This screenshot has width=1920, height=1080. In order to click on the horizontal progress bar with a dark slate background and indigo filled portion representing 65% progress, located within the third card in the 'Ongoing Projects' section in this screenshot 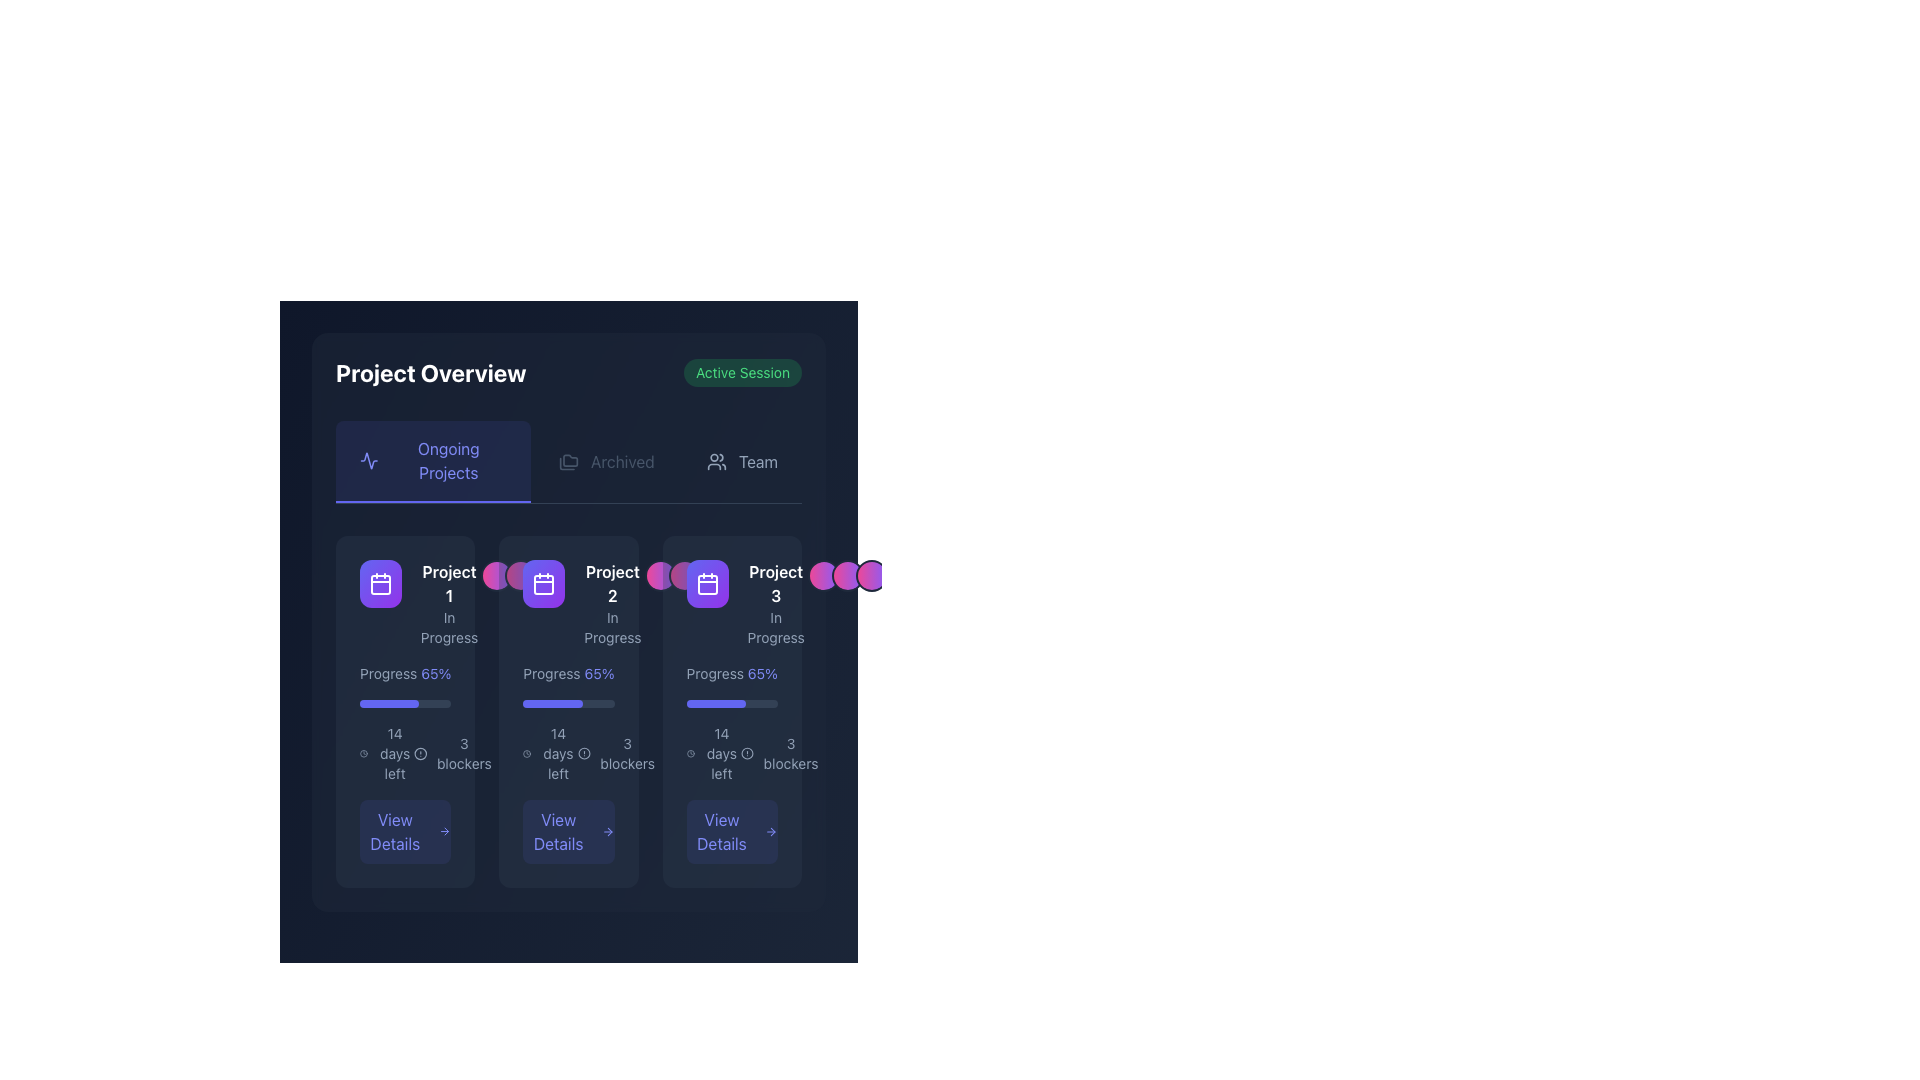, I will do `click(731, 703)`.